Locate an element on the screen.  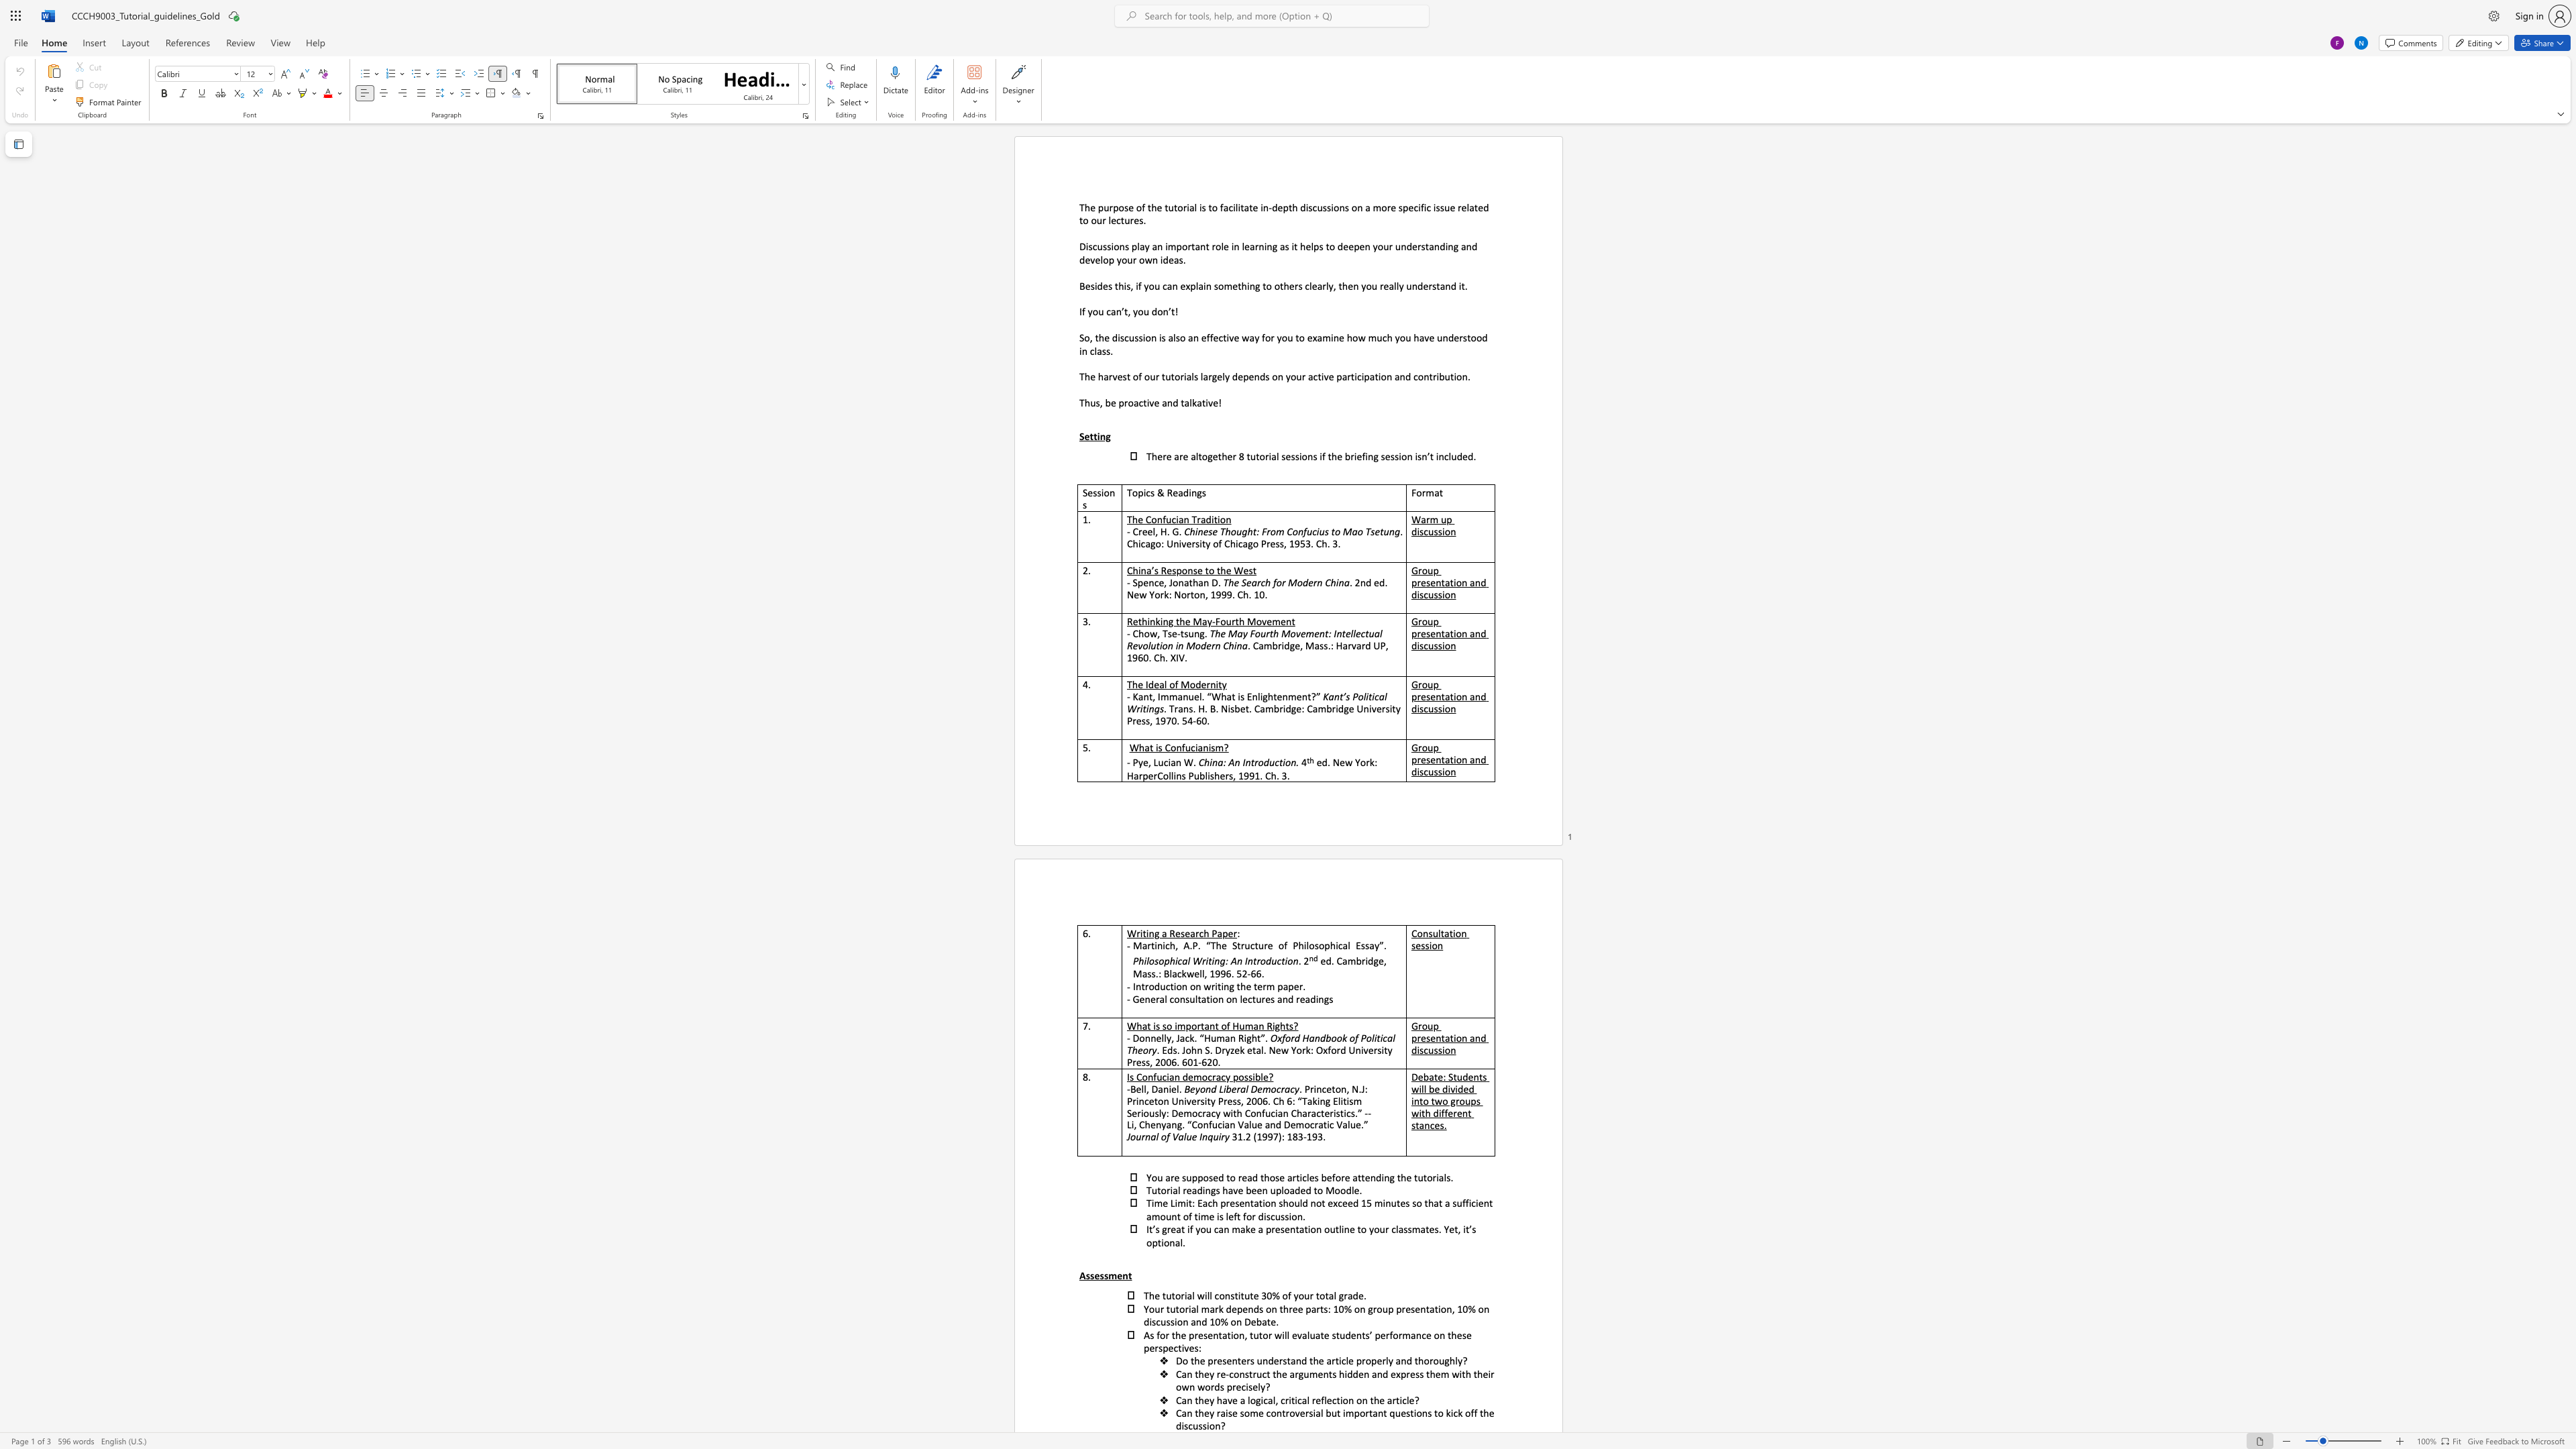
the subset text "or" within the text ". 2nd ed. New York: Norton, 1999. Ch. 10." is located at coordinates (1180, 594).